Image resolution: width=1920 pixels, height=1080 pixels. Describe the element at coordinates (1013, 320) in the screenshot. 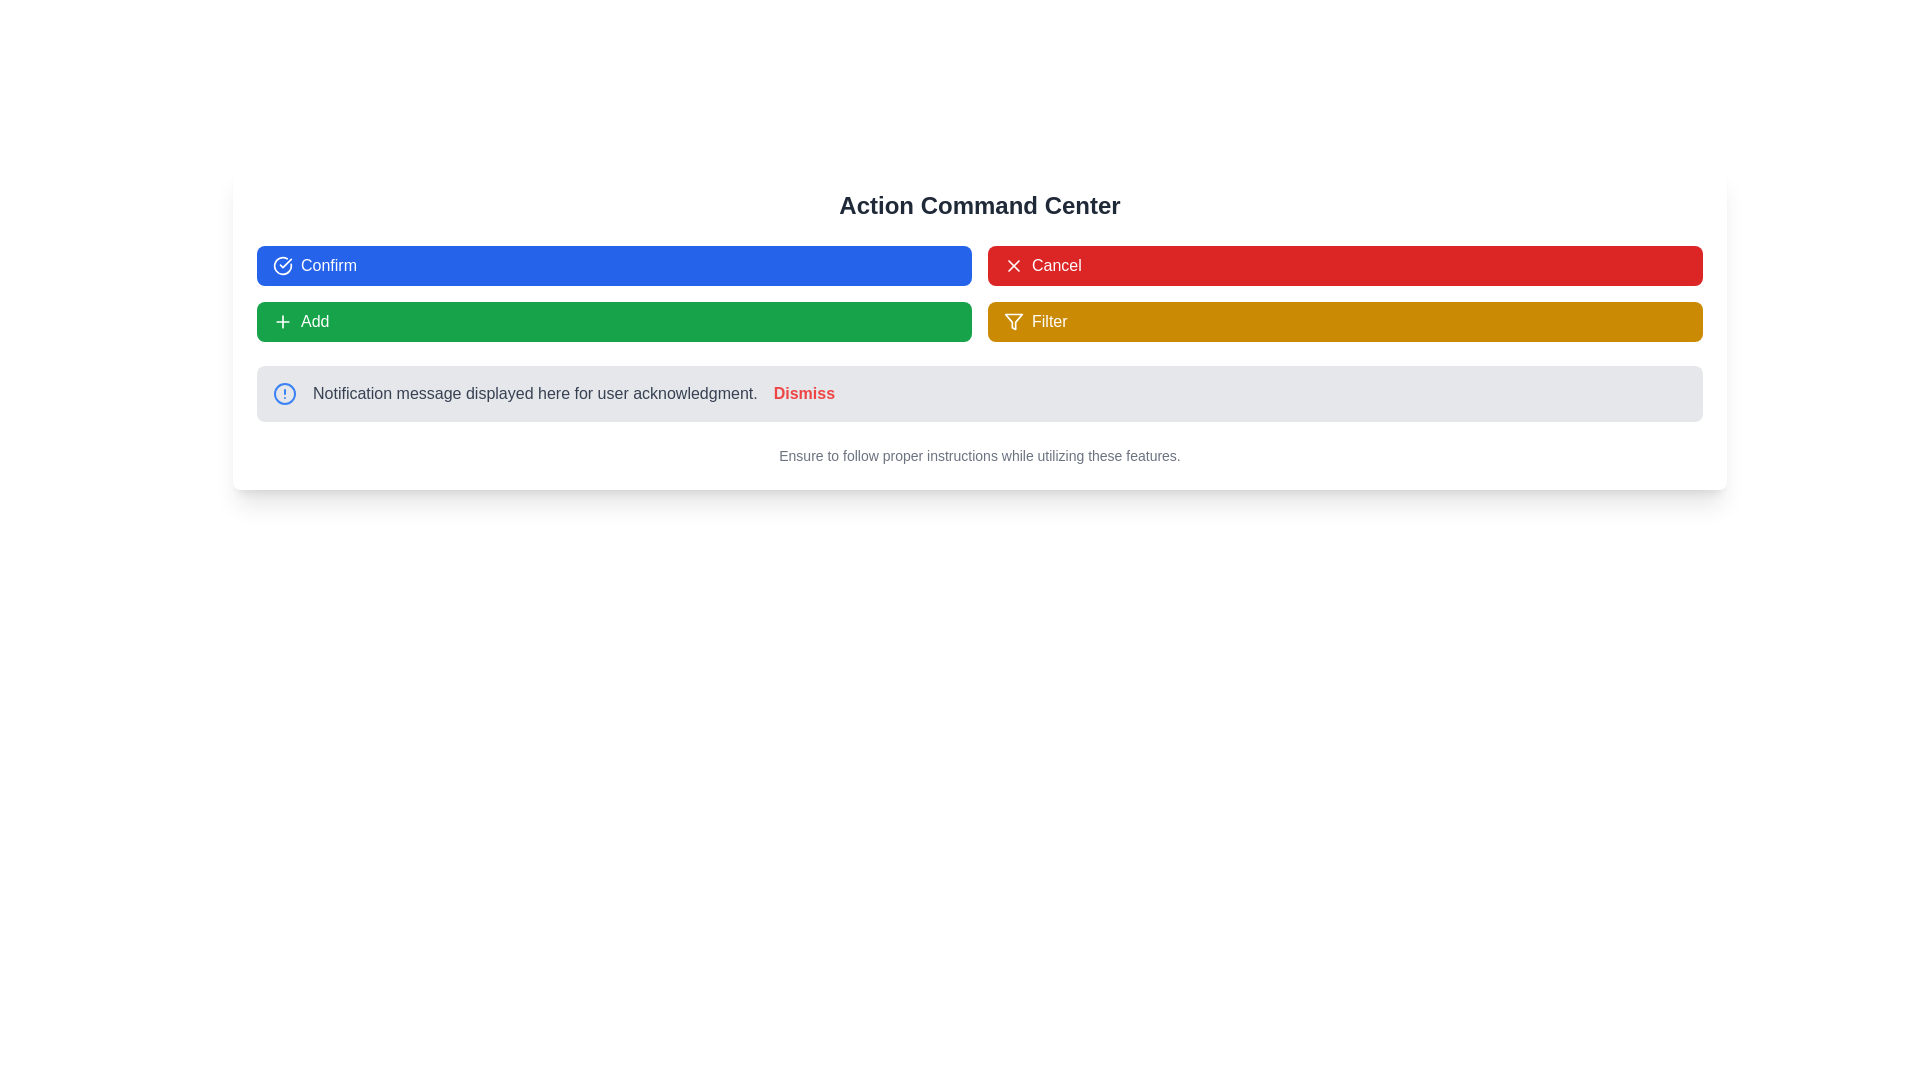

I see `the funnel icon representing filter functionality, located within the 'Filter' button on the right side of the second row of action buttons below the 'Action Command Center' heading` at that location.